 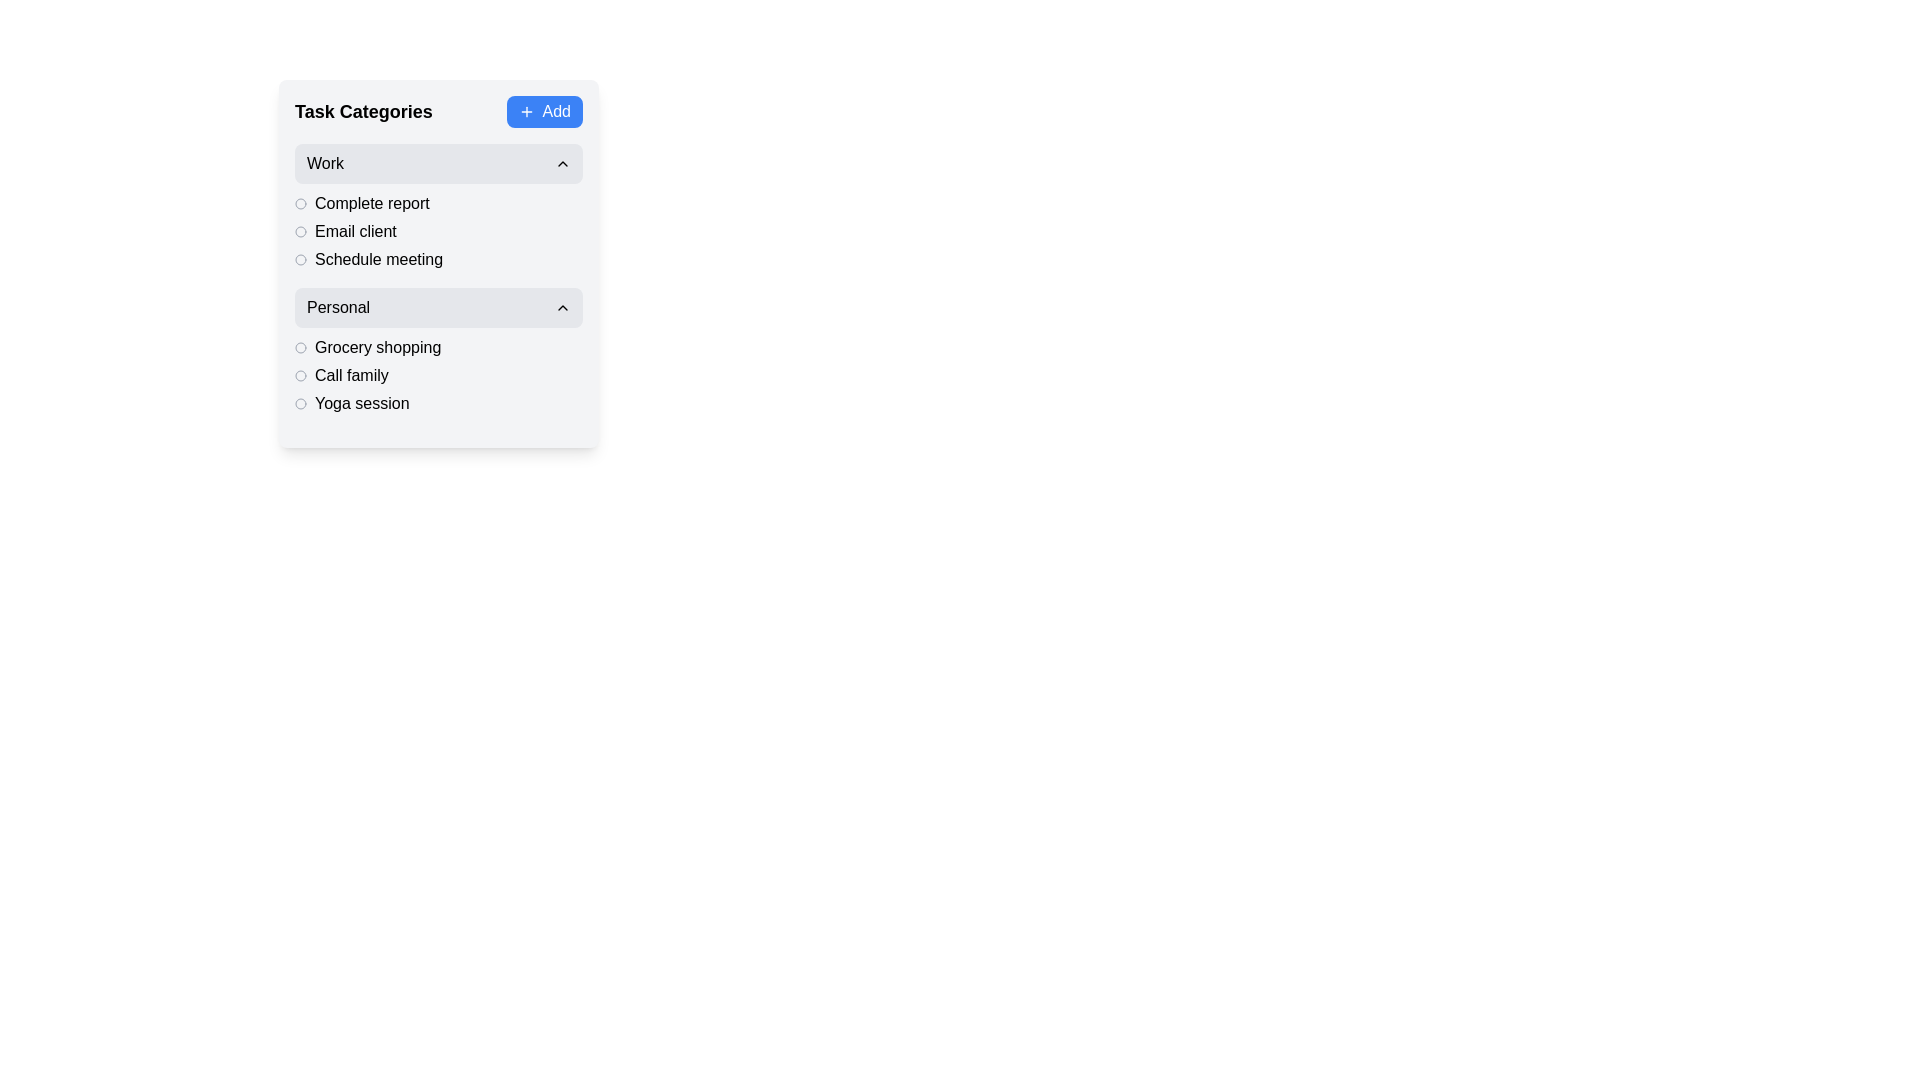 What do you see at coordinates (437, 280) in the screenshot?
I see `the collapsible list component section` at bounding box center [437, 280].